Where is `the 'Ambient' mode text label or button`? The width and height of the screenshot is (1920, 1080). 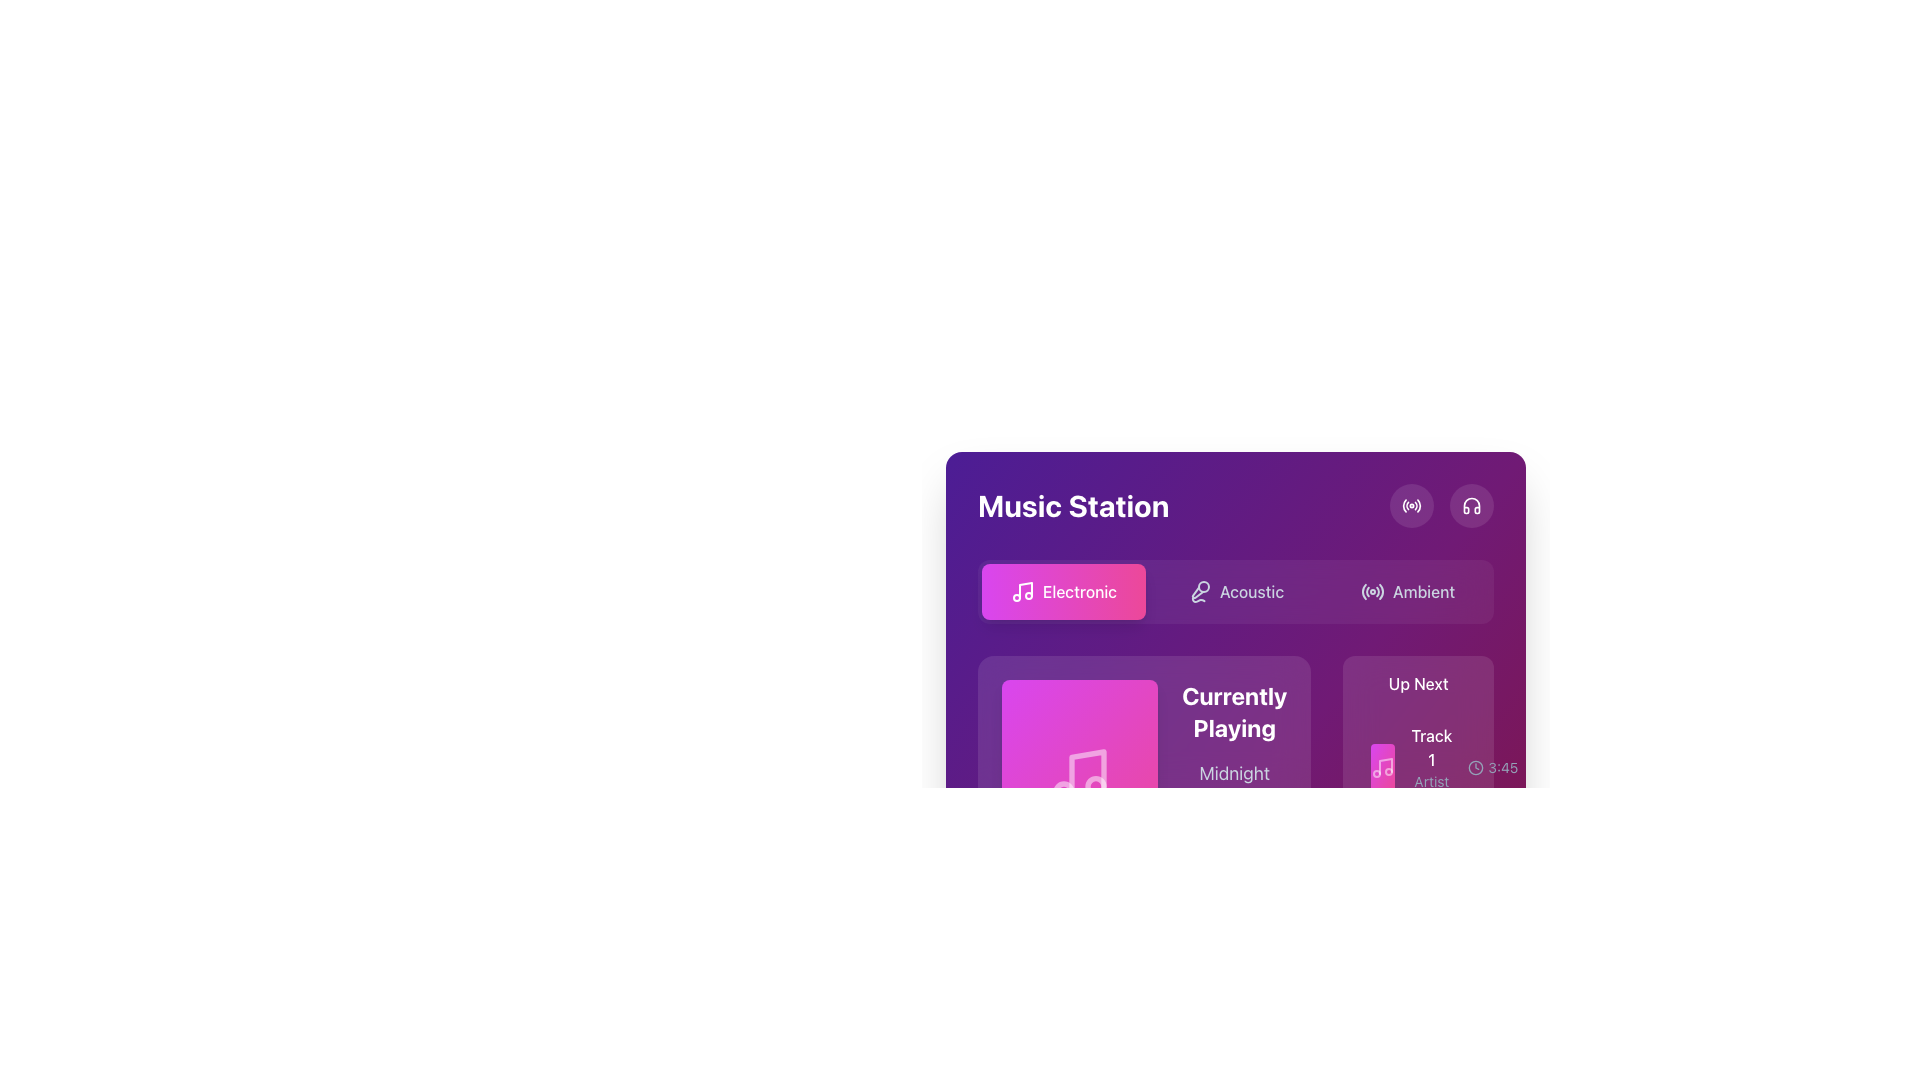
the 'Ambient' mode text label or button is located at coordinates (1423, 590).